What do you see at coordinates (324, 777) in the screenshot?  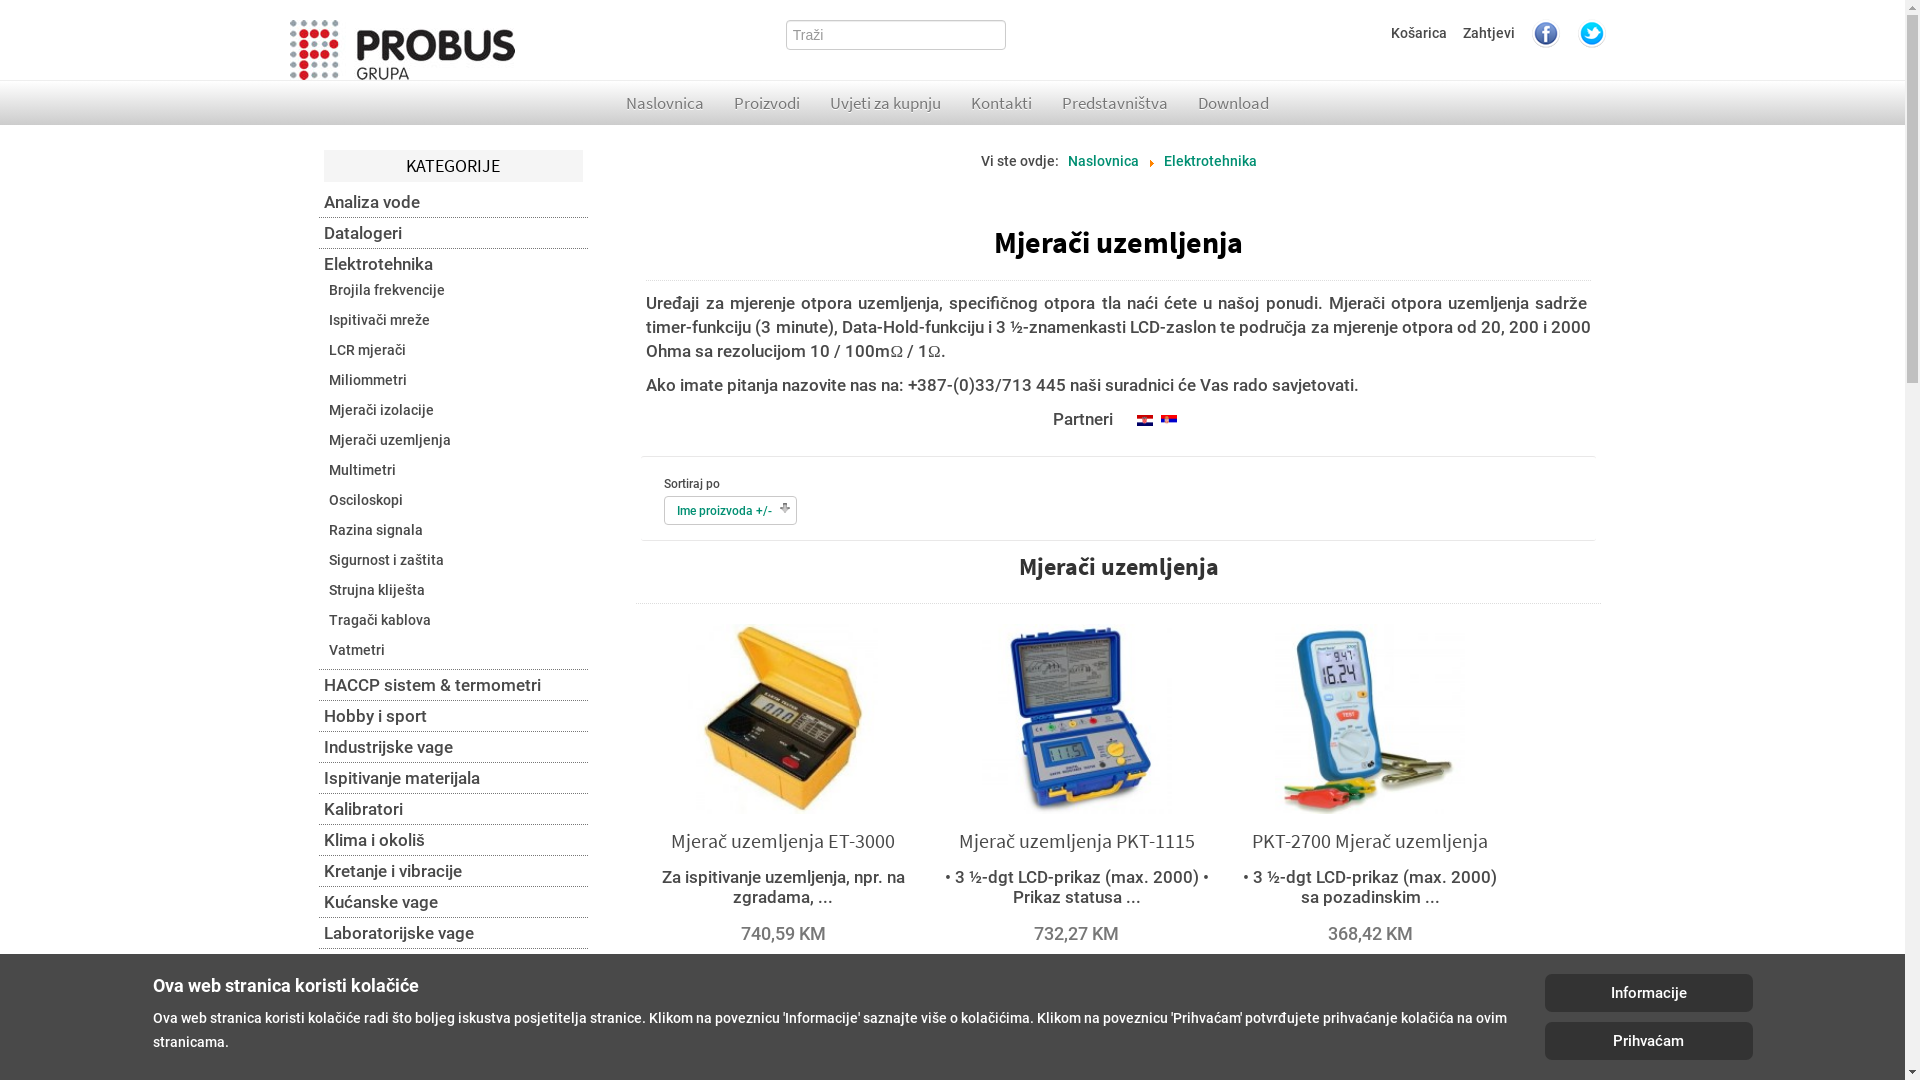 I see `'Ispitivanje materijala'` at bounding box center [324, 777].